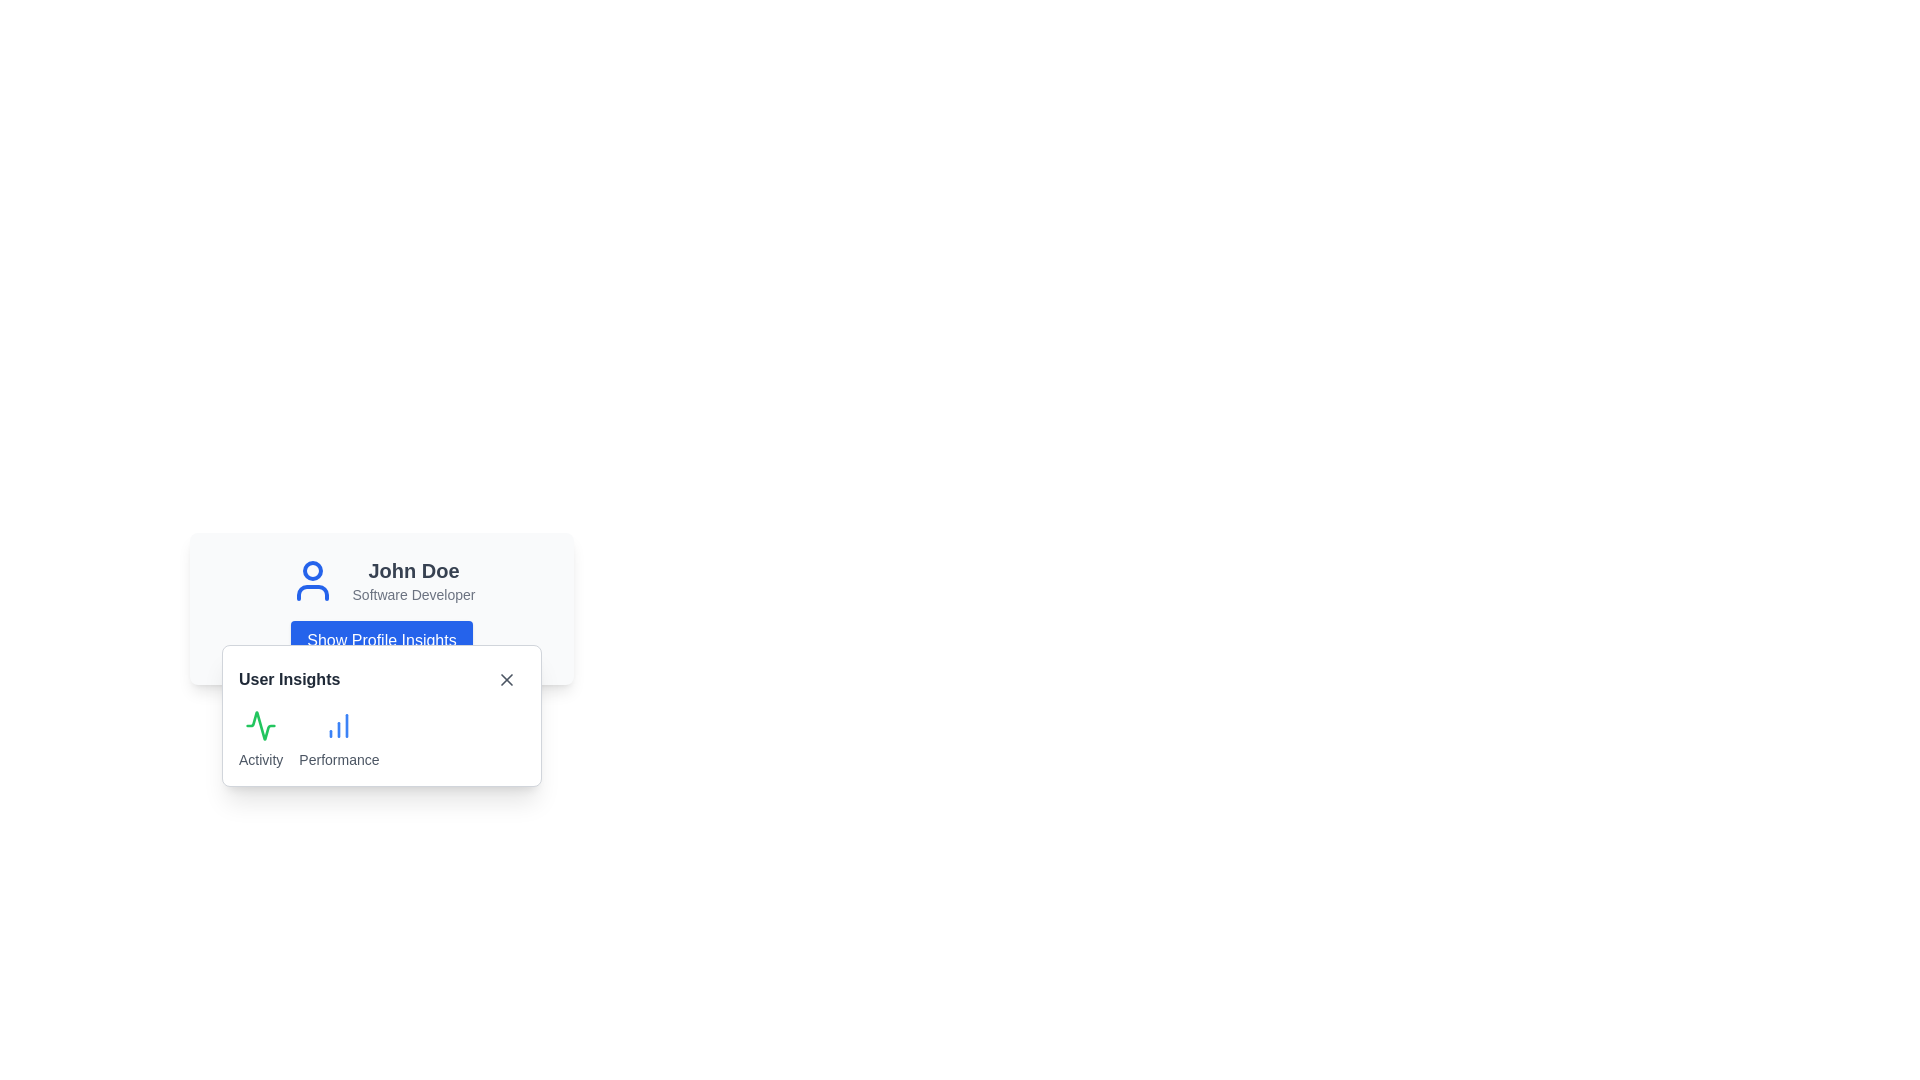 This screenshot has height=1080, width=1920. I want to click on name displayed as 'John Doe' in a bold and large font, located at the top of the profile card above the text 'Software Developer', so click(412, 570).